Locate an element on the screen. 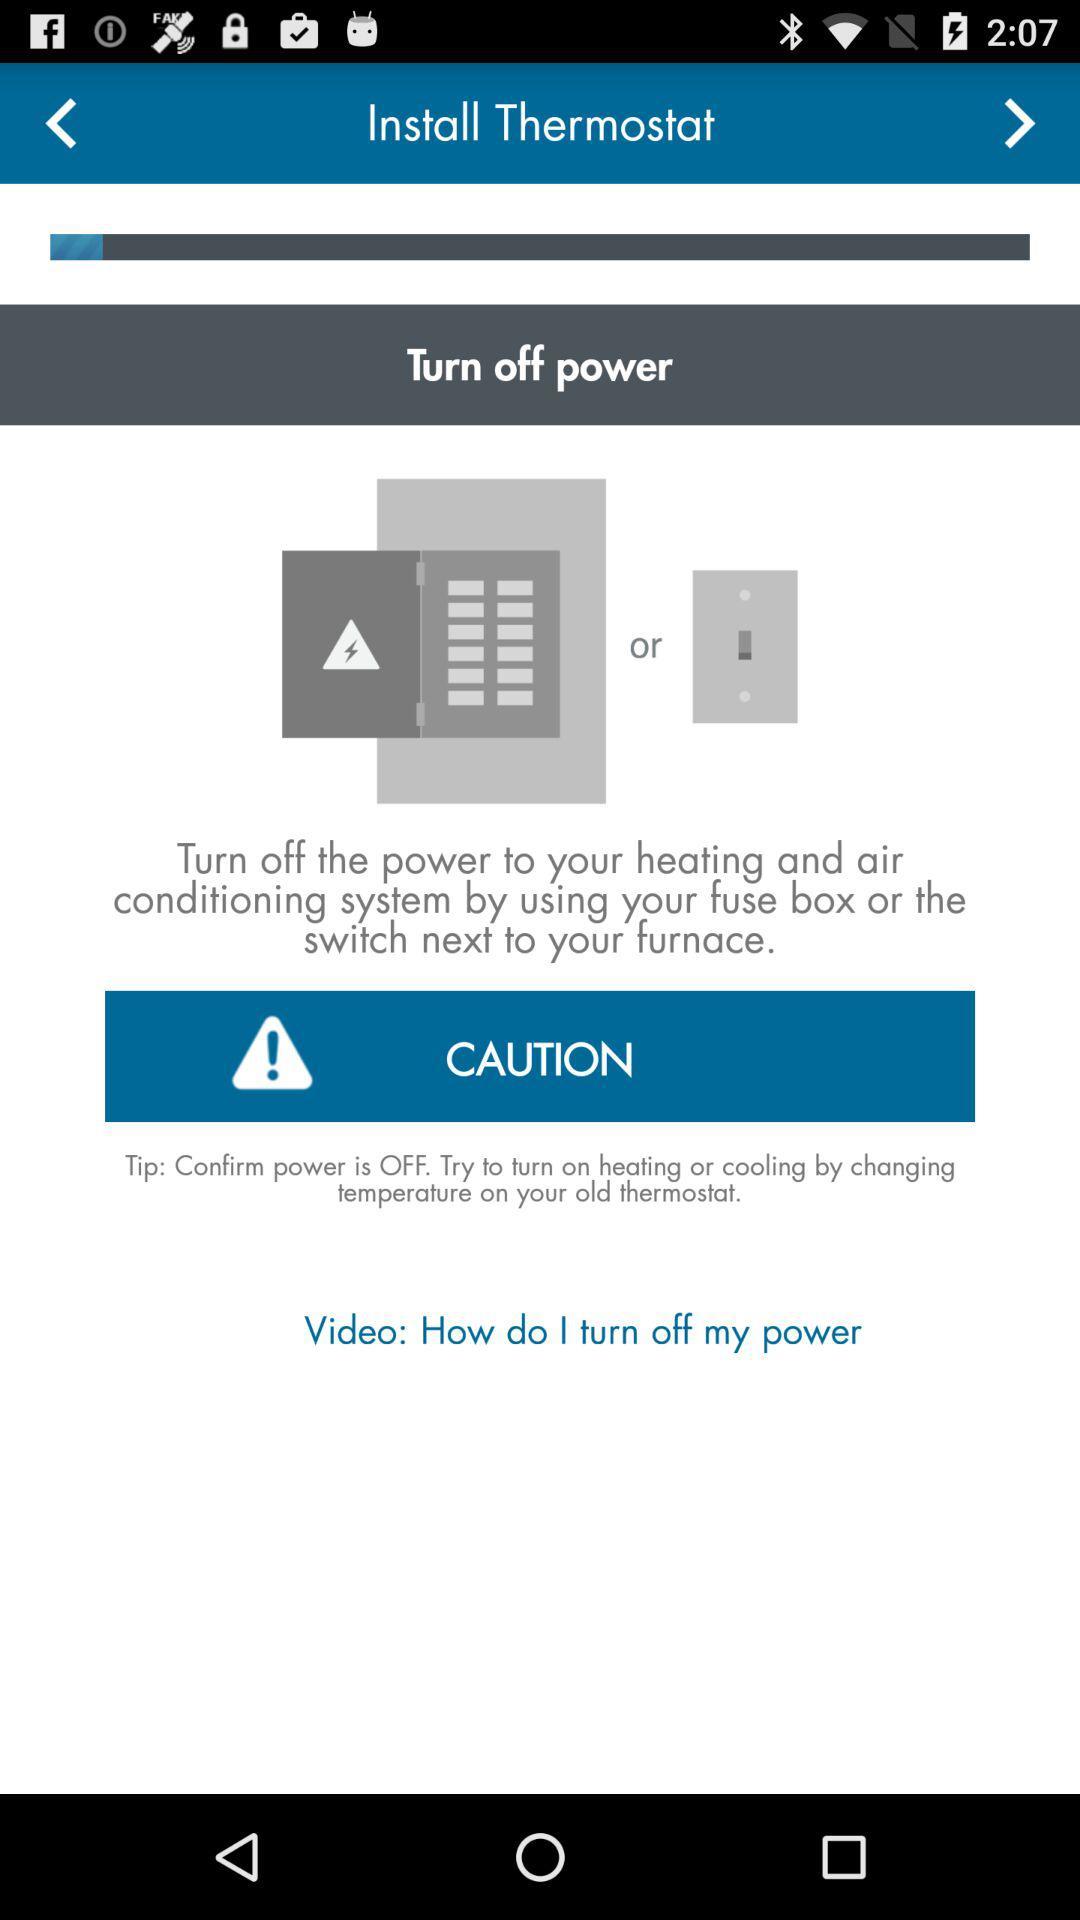  the app below tip confirm power item is located at coordinates (538, 1330).